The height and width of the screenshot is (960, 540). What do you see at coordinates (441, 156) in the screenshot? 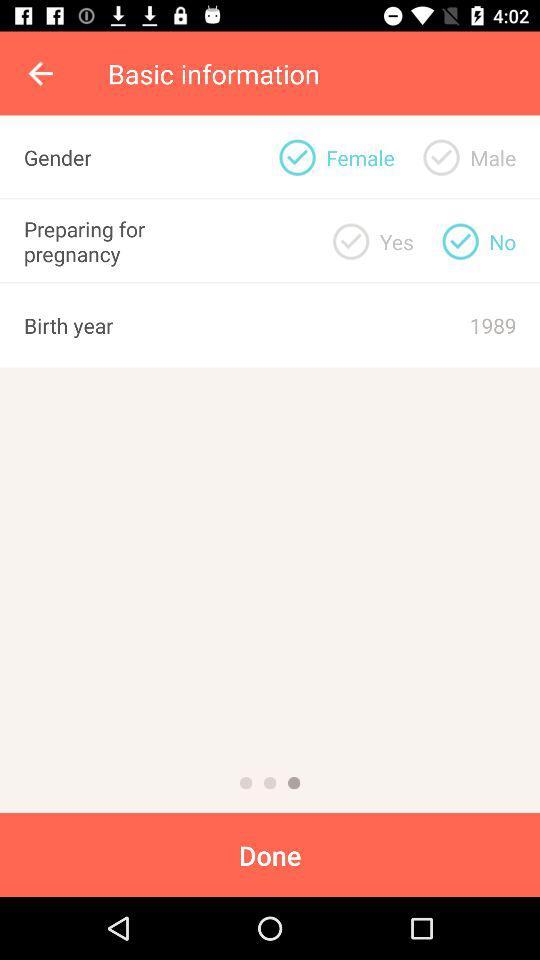
I see `the check icon` at bounding box center [441, 156].